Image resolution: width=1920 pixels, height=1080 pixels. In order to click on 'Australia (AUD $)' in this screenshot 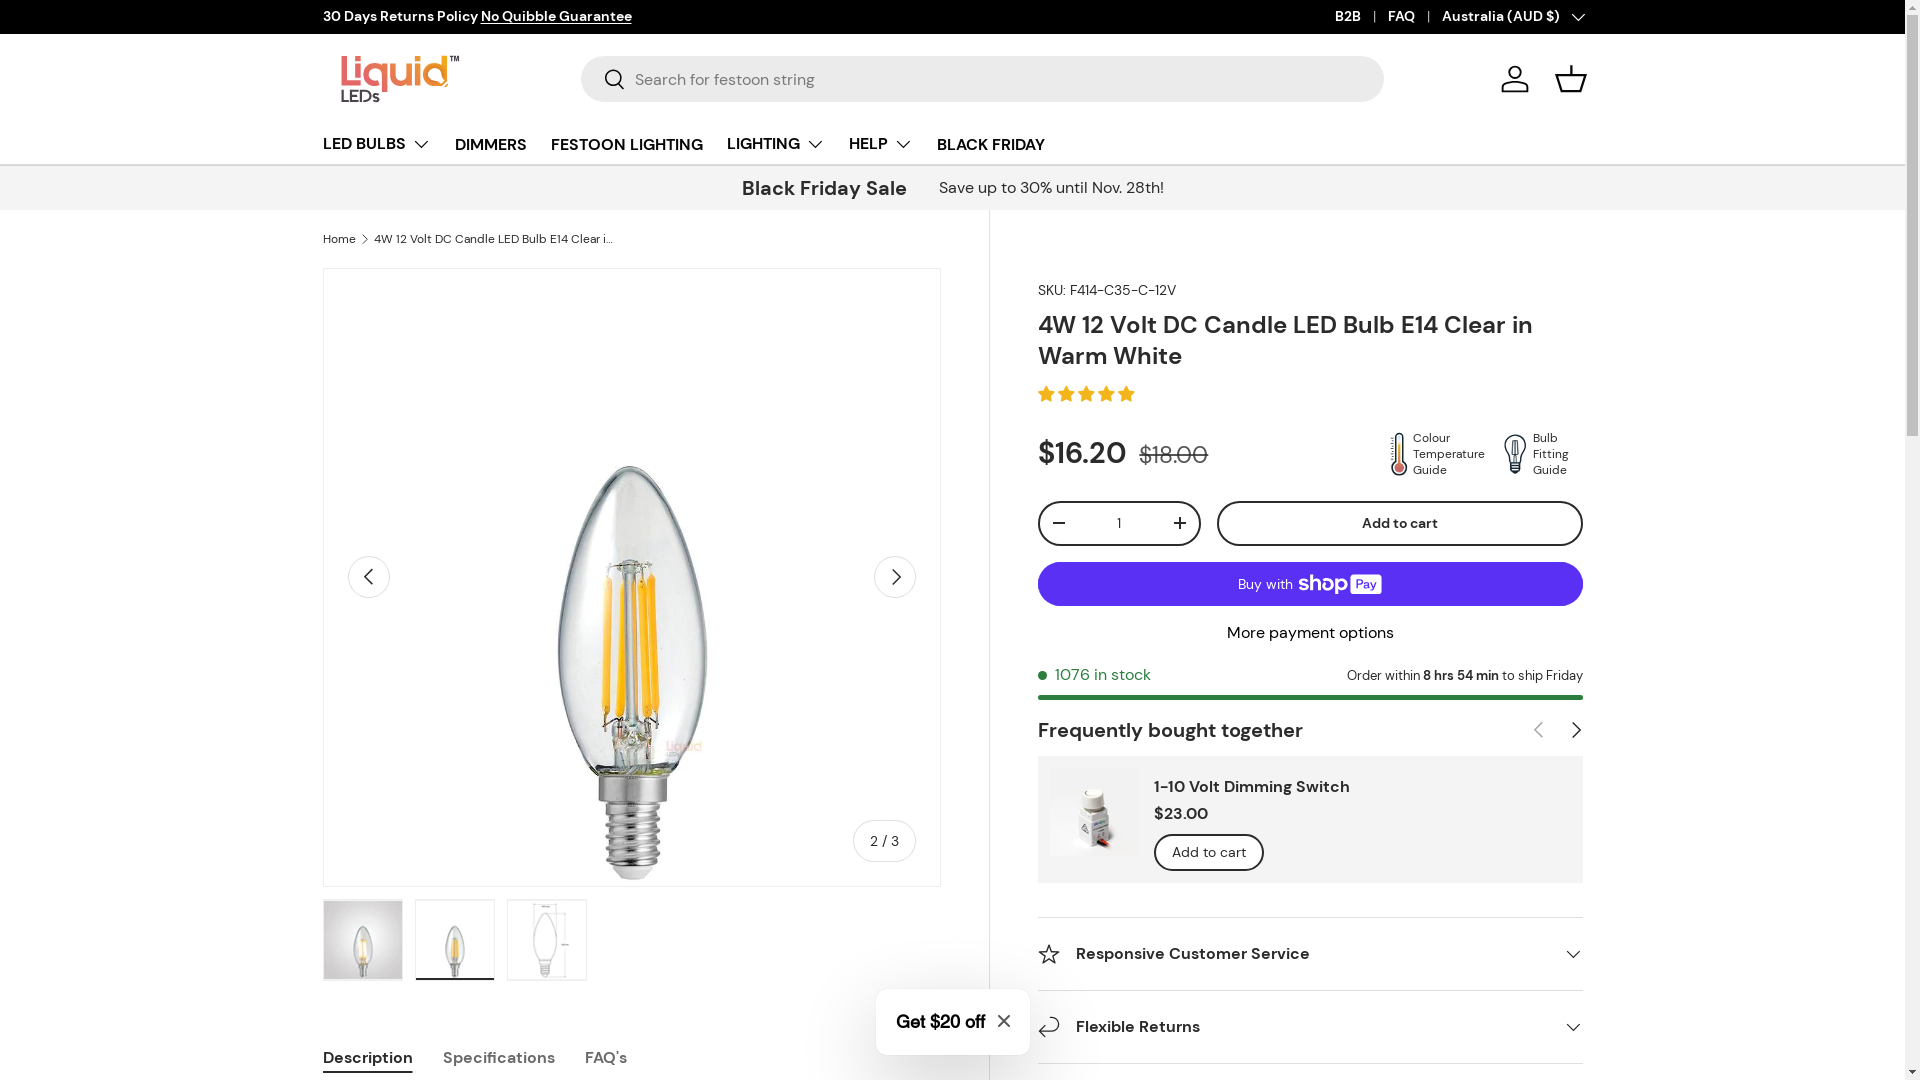, I will do `click(1441, 16)`.